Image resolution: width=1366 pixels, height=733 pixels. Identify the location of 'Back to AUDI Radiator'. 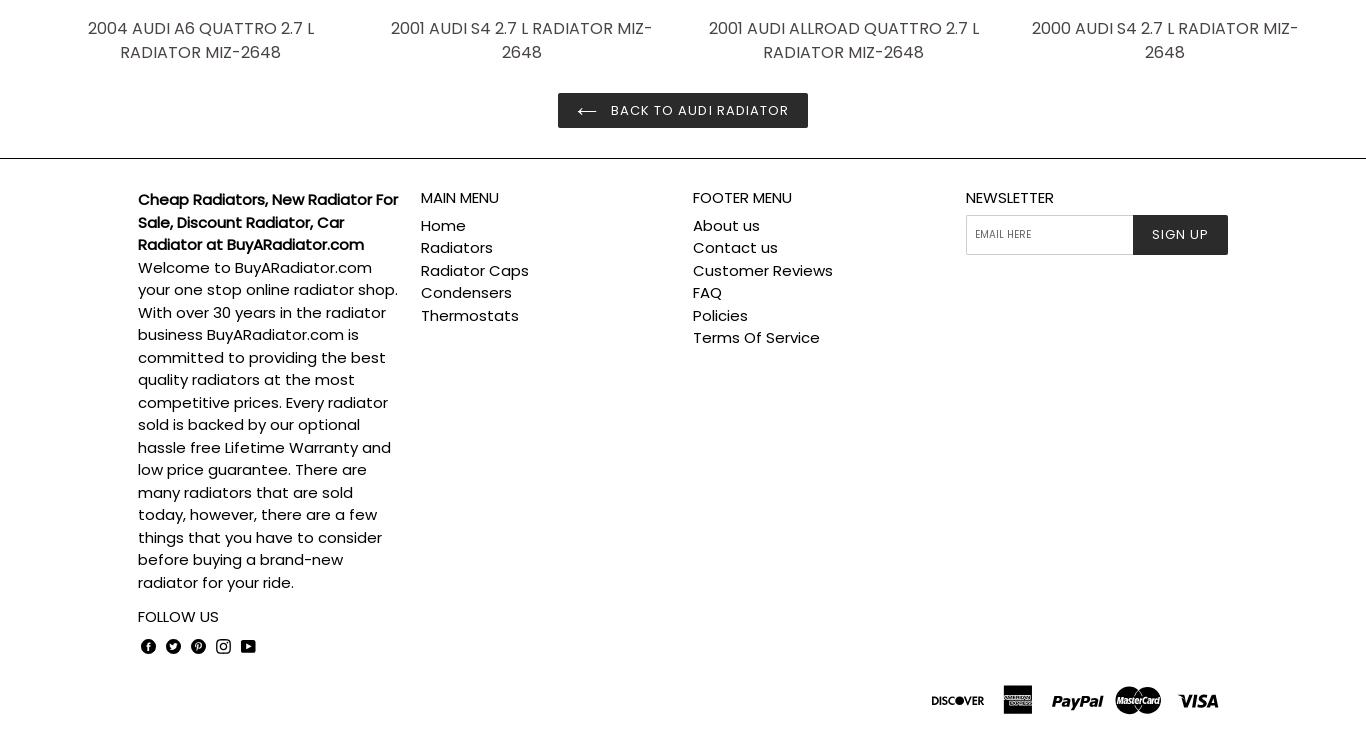
(697, 109).